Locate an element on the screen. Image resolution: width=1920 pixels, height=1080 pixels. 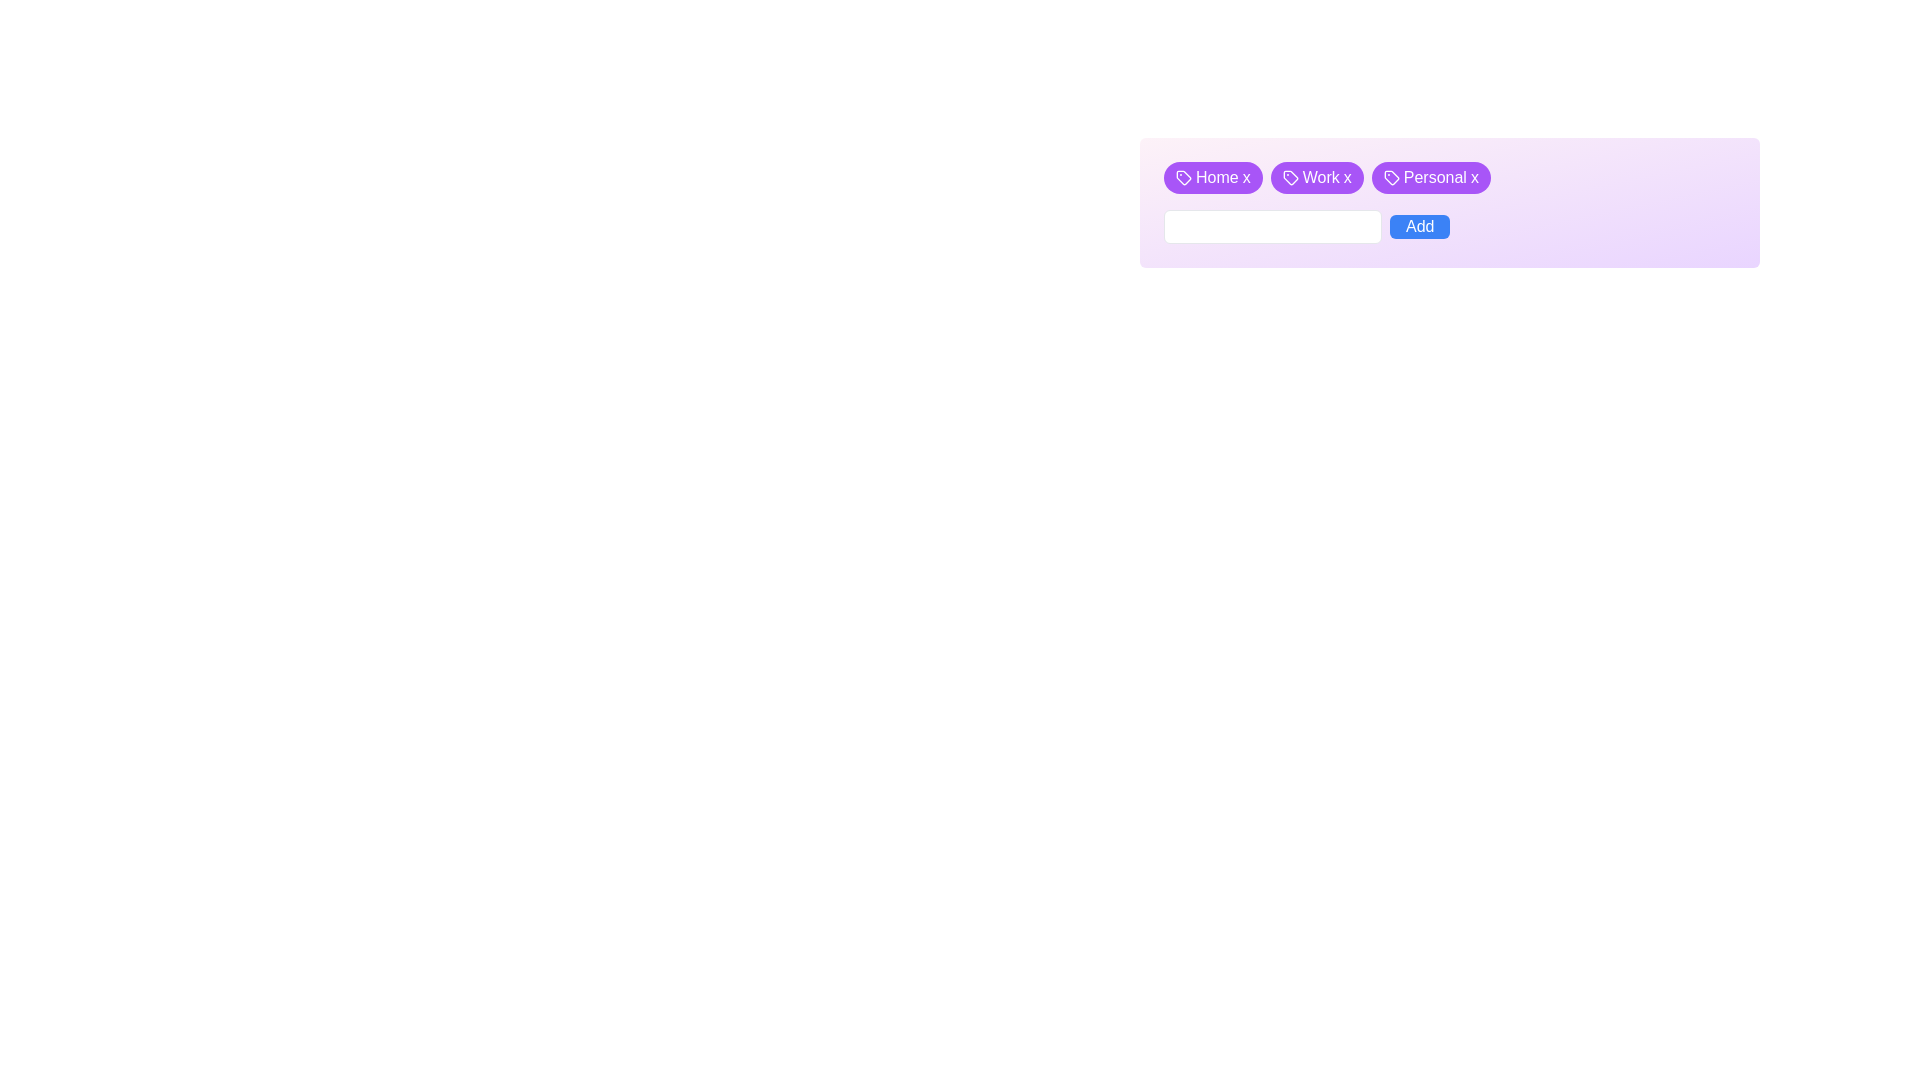
the purple pill-shaped tag labeled 'Personal x' is located at coordinates (1430, 176).